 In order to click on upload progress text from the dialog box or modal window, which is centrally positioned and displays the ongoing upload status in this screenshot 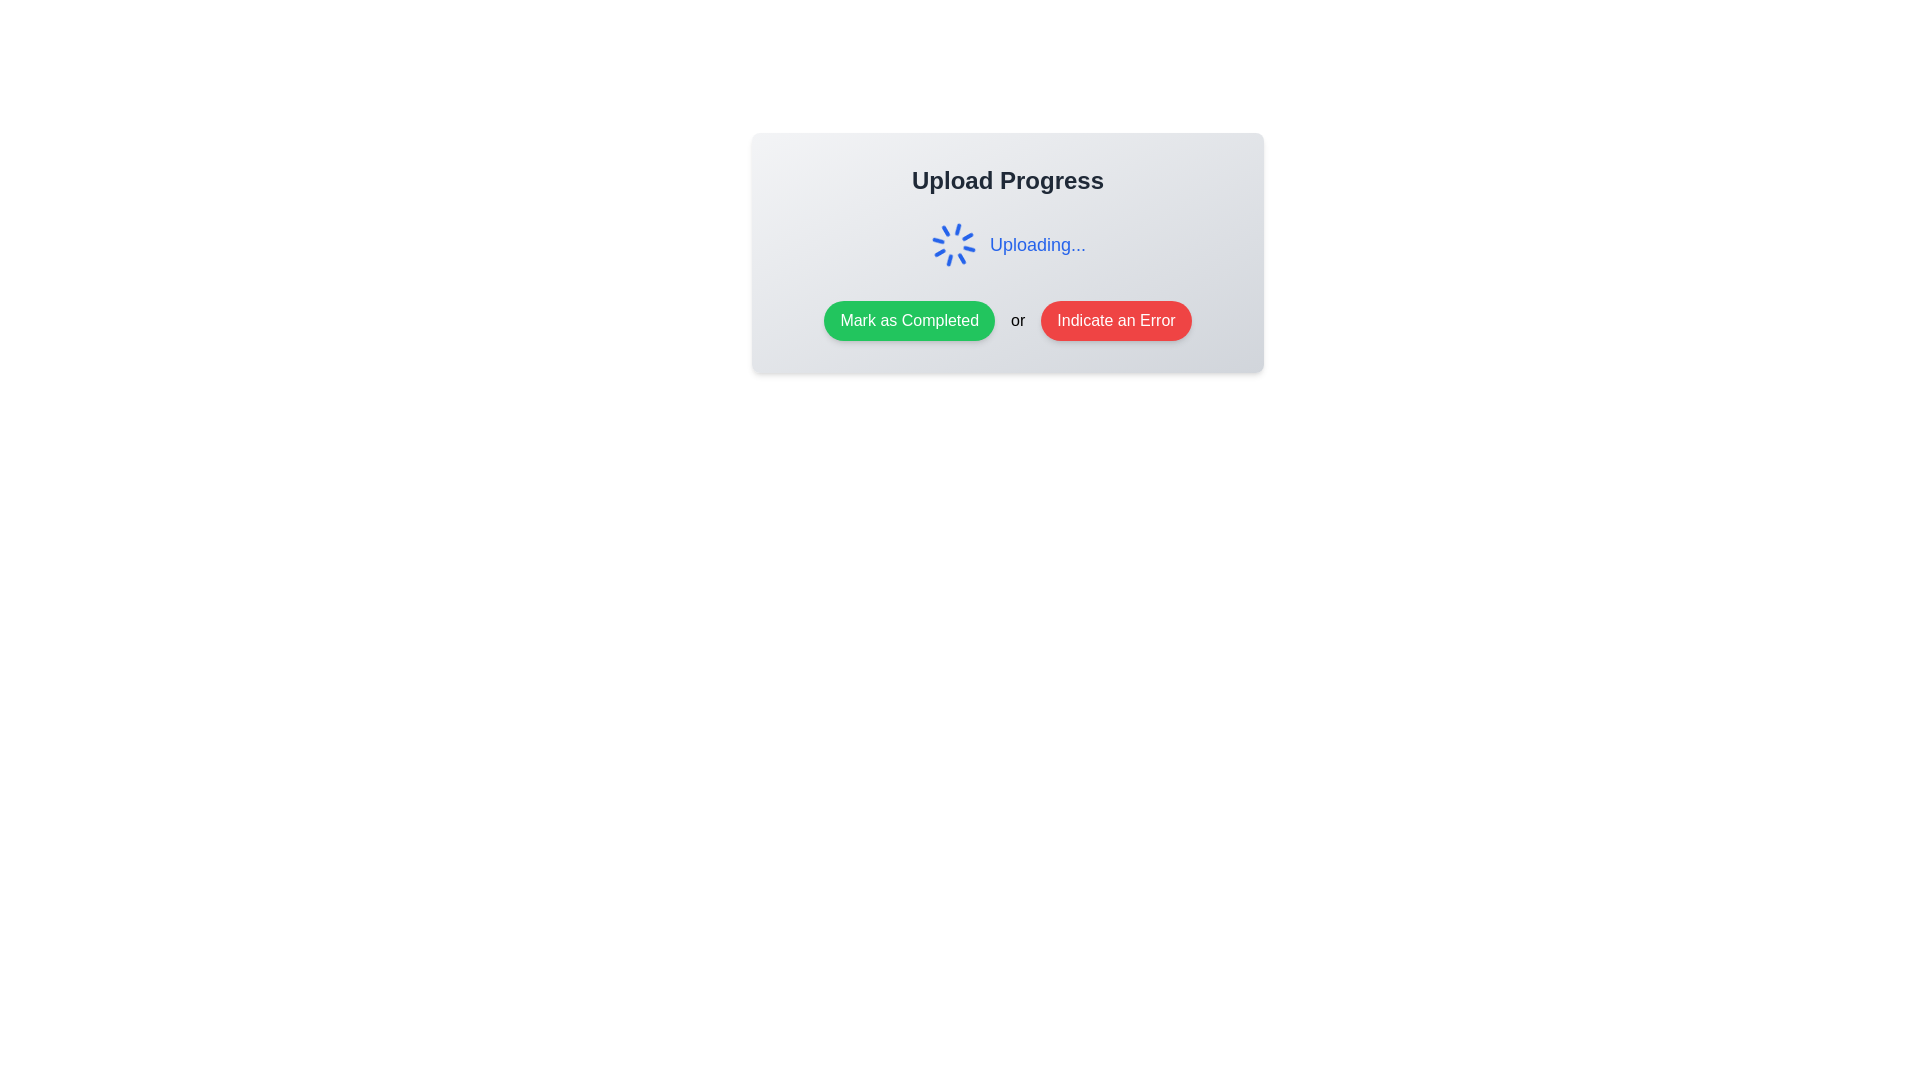, I will do `click(1008, 252)`.